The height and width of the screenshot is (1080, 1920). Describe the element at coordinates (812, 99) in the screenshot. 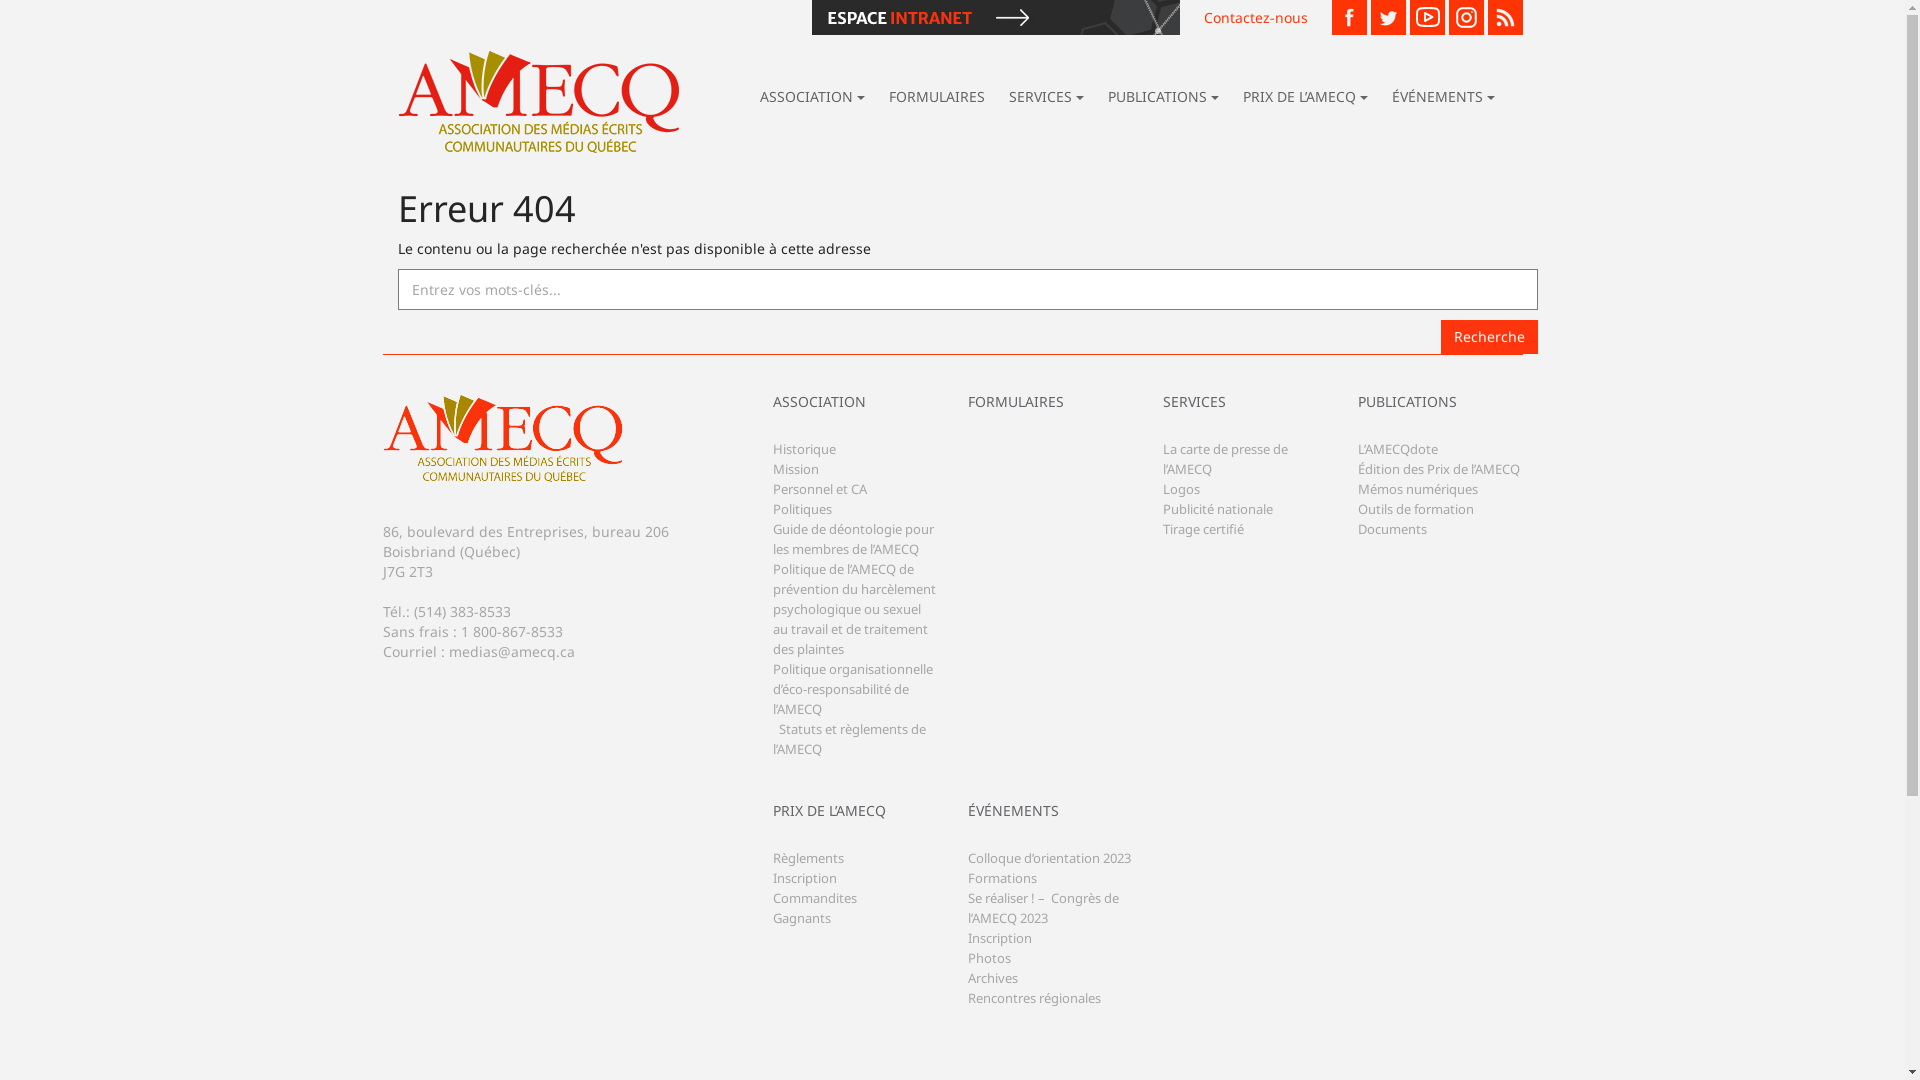

I see `'ASSOCIATION'` at that location.